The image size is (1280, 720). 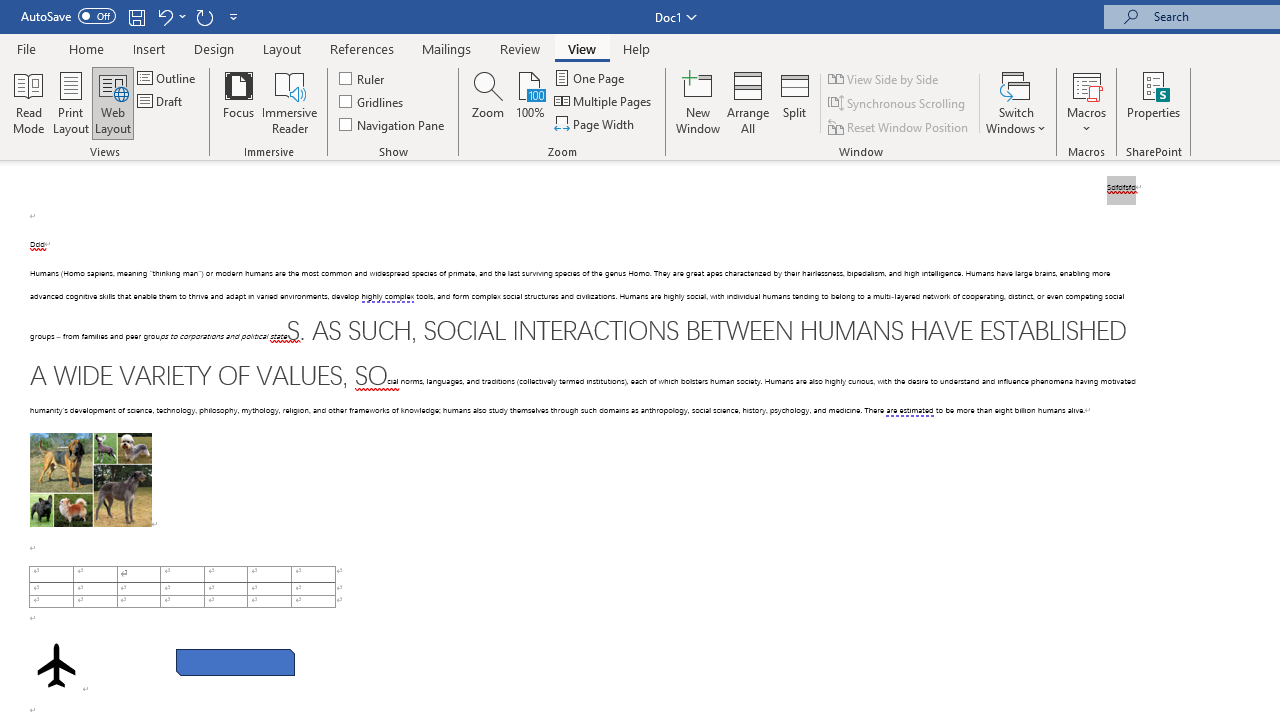 What do you see at coordinates (164, 16) in the screenshot?
I see `'Undo Paragraph Alignment'` at bounding box center [164, 16].